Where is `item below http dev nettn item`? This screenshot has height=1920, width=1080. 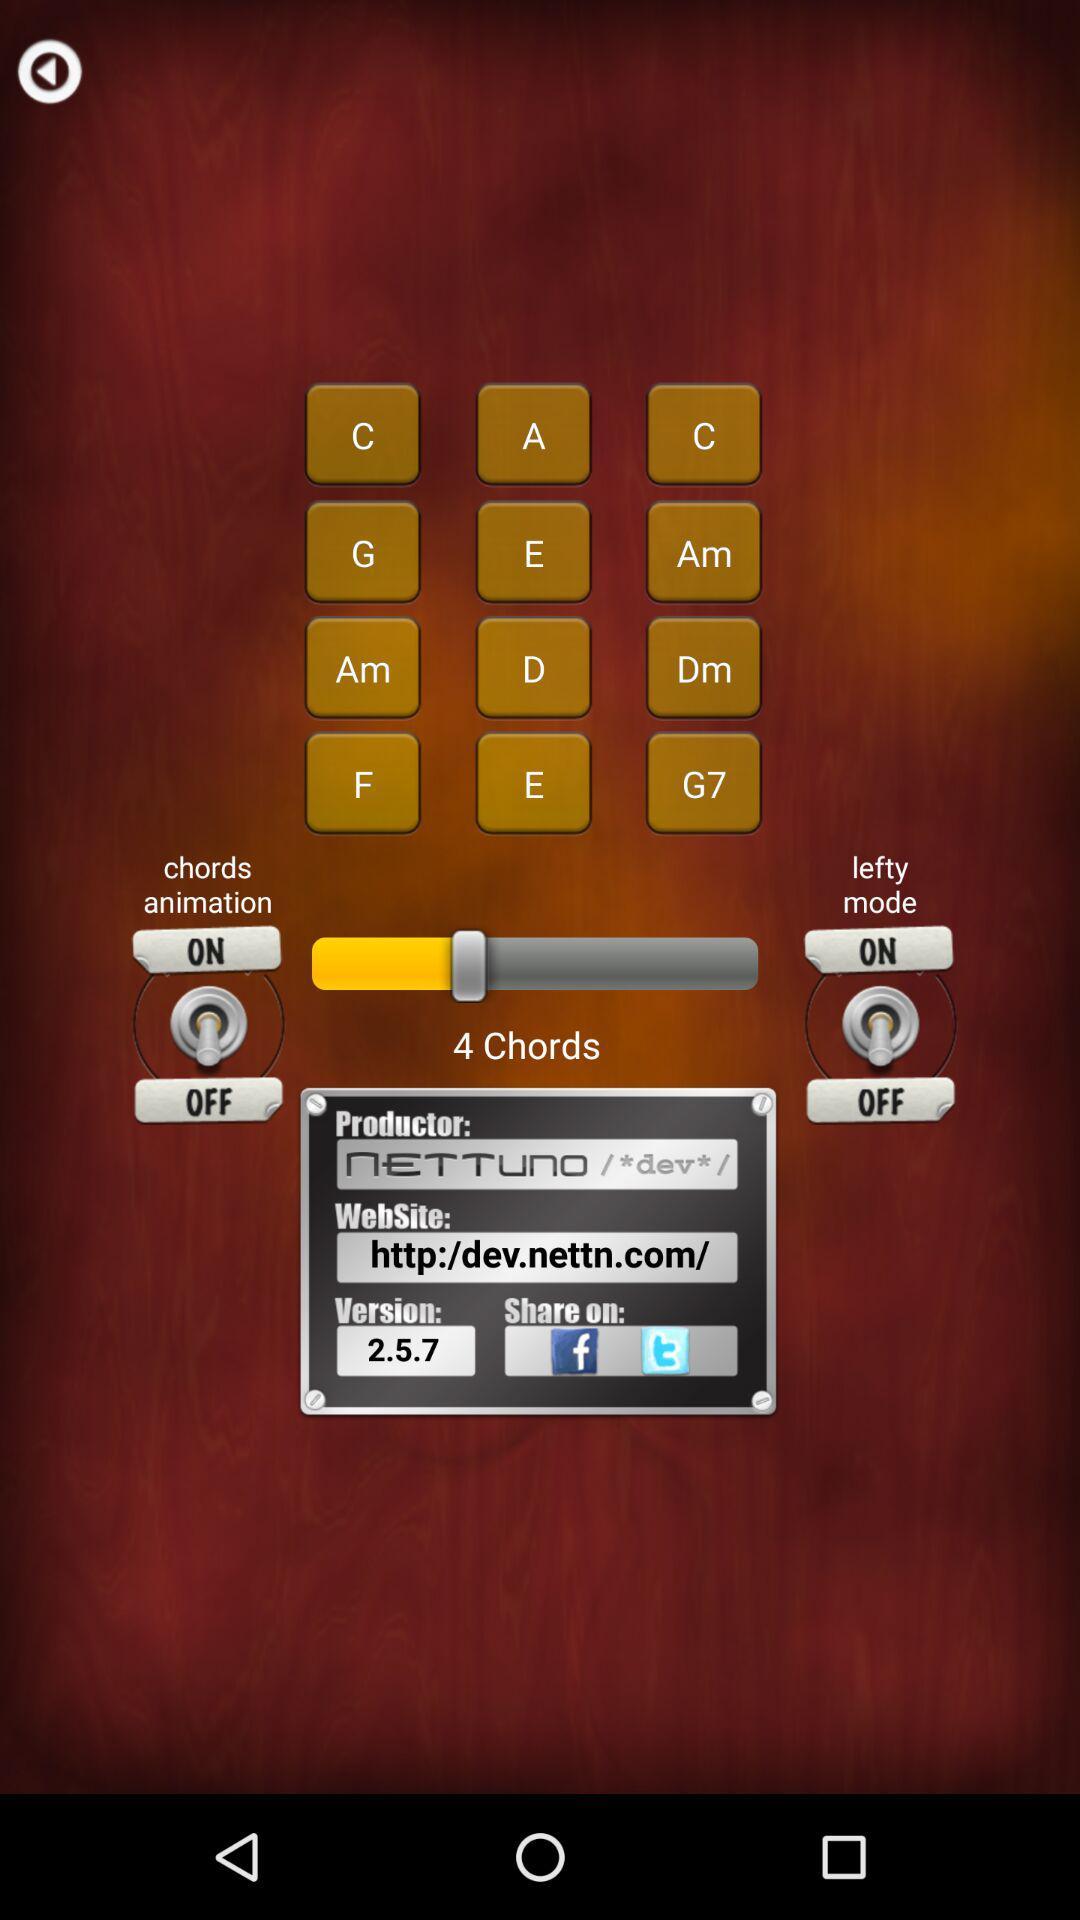
item below http dev nettn item is located at coordinates (548, 1394).